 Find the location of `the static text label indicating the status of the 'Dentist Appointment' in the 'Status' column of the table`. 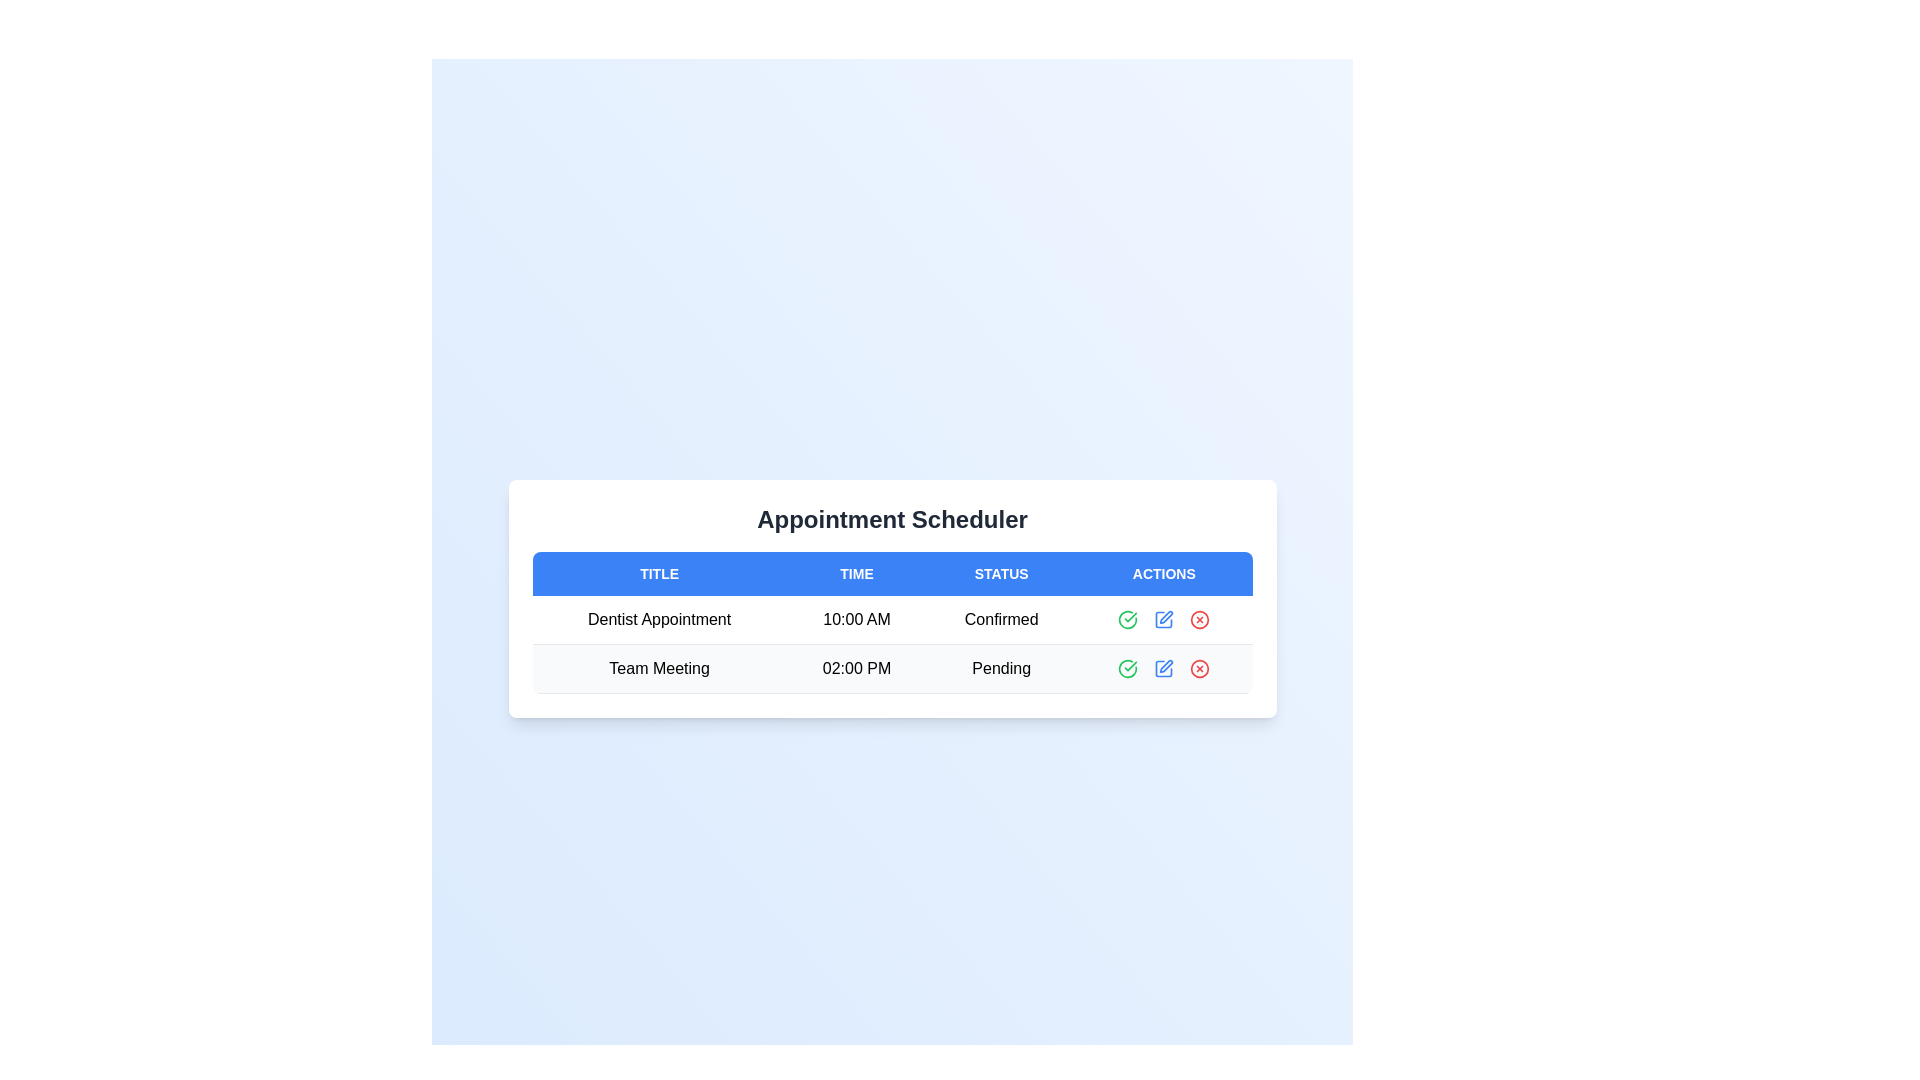

the static text label indicating the status of the 'Dentist Appointment' in the 'Status' column of the table is located at coordinates (1001, 619).